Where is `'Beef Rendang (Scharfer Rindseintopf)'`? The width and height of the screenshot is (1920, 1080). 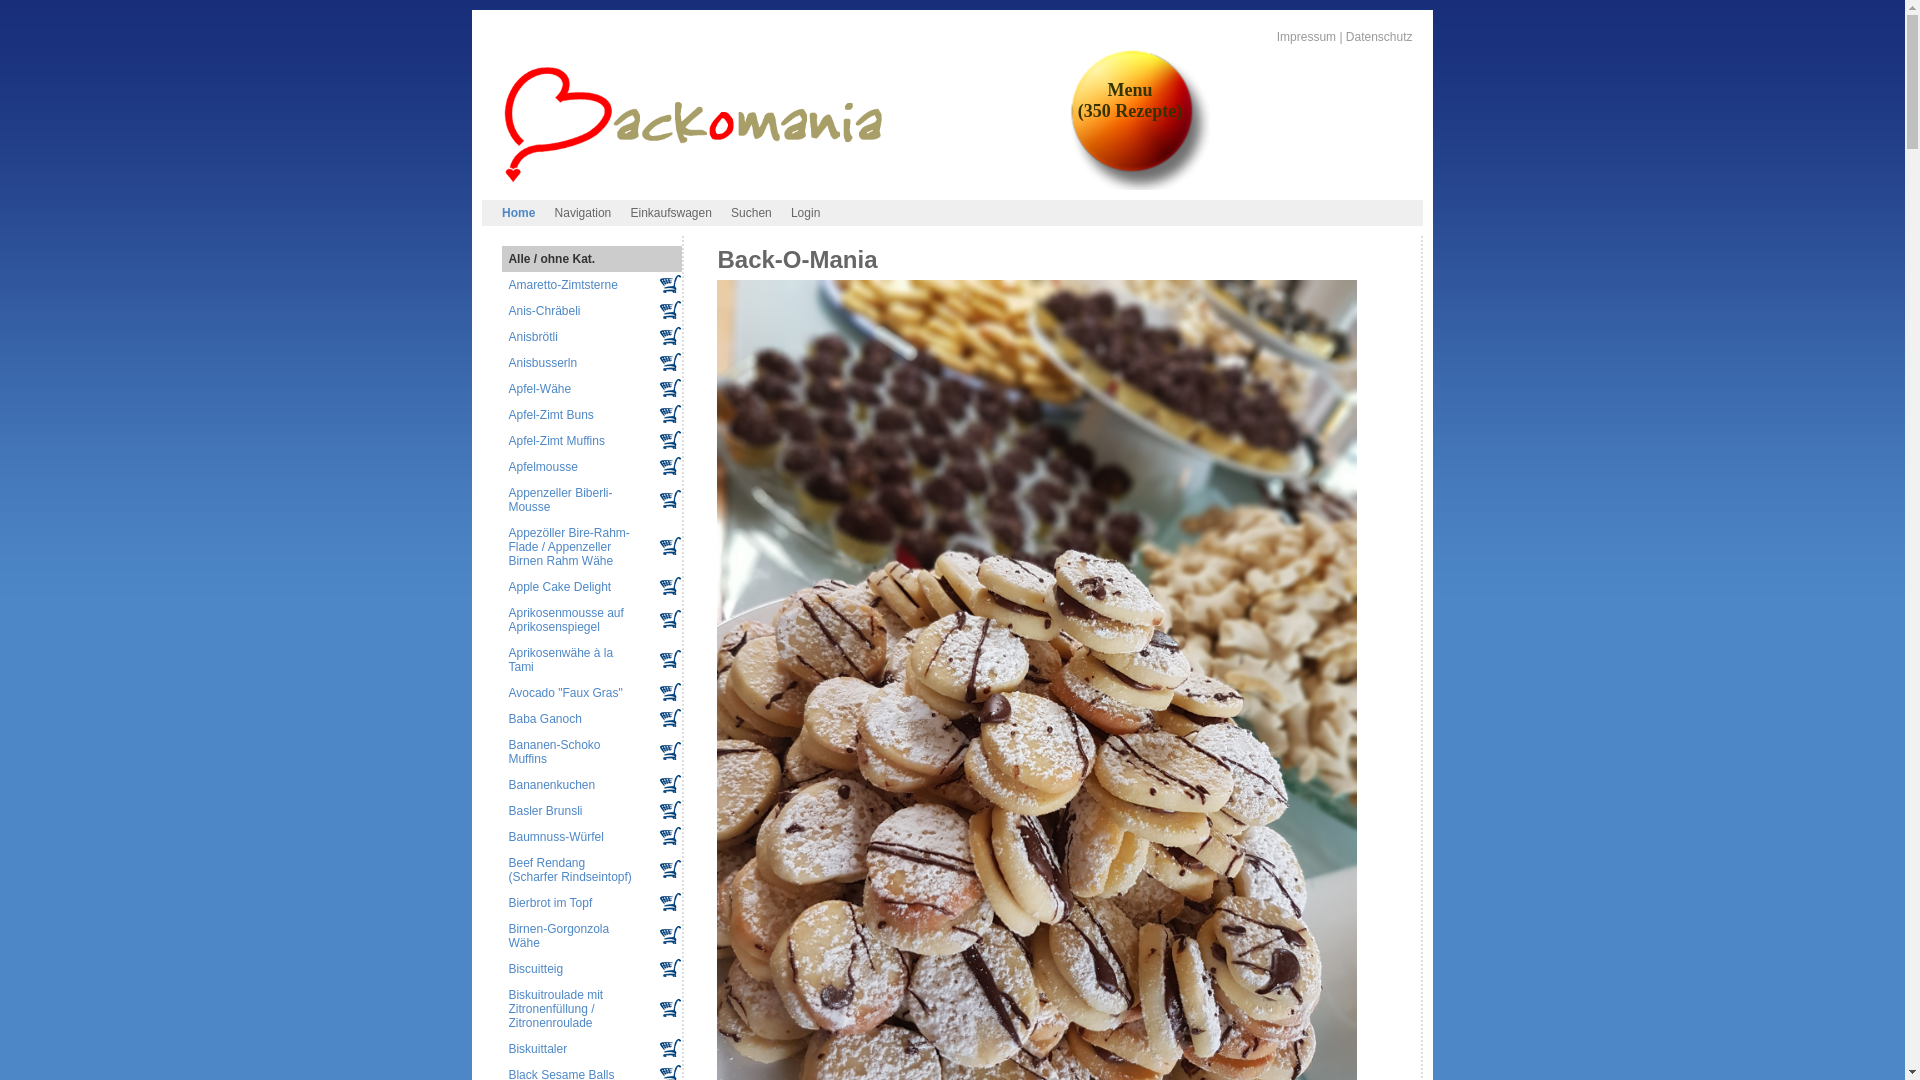
'Beef Rendang (Scharfer Rindseintopf)' is located at coordinates (568, 869).